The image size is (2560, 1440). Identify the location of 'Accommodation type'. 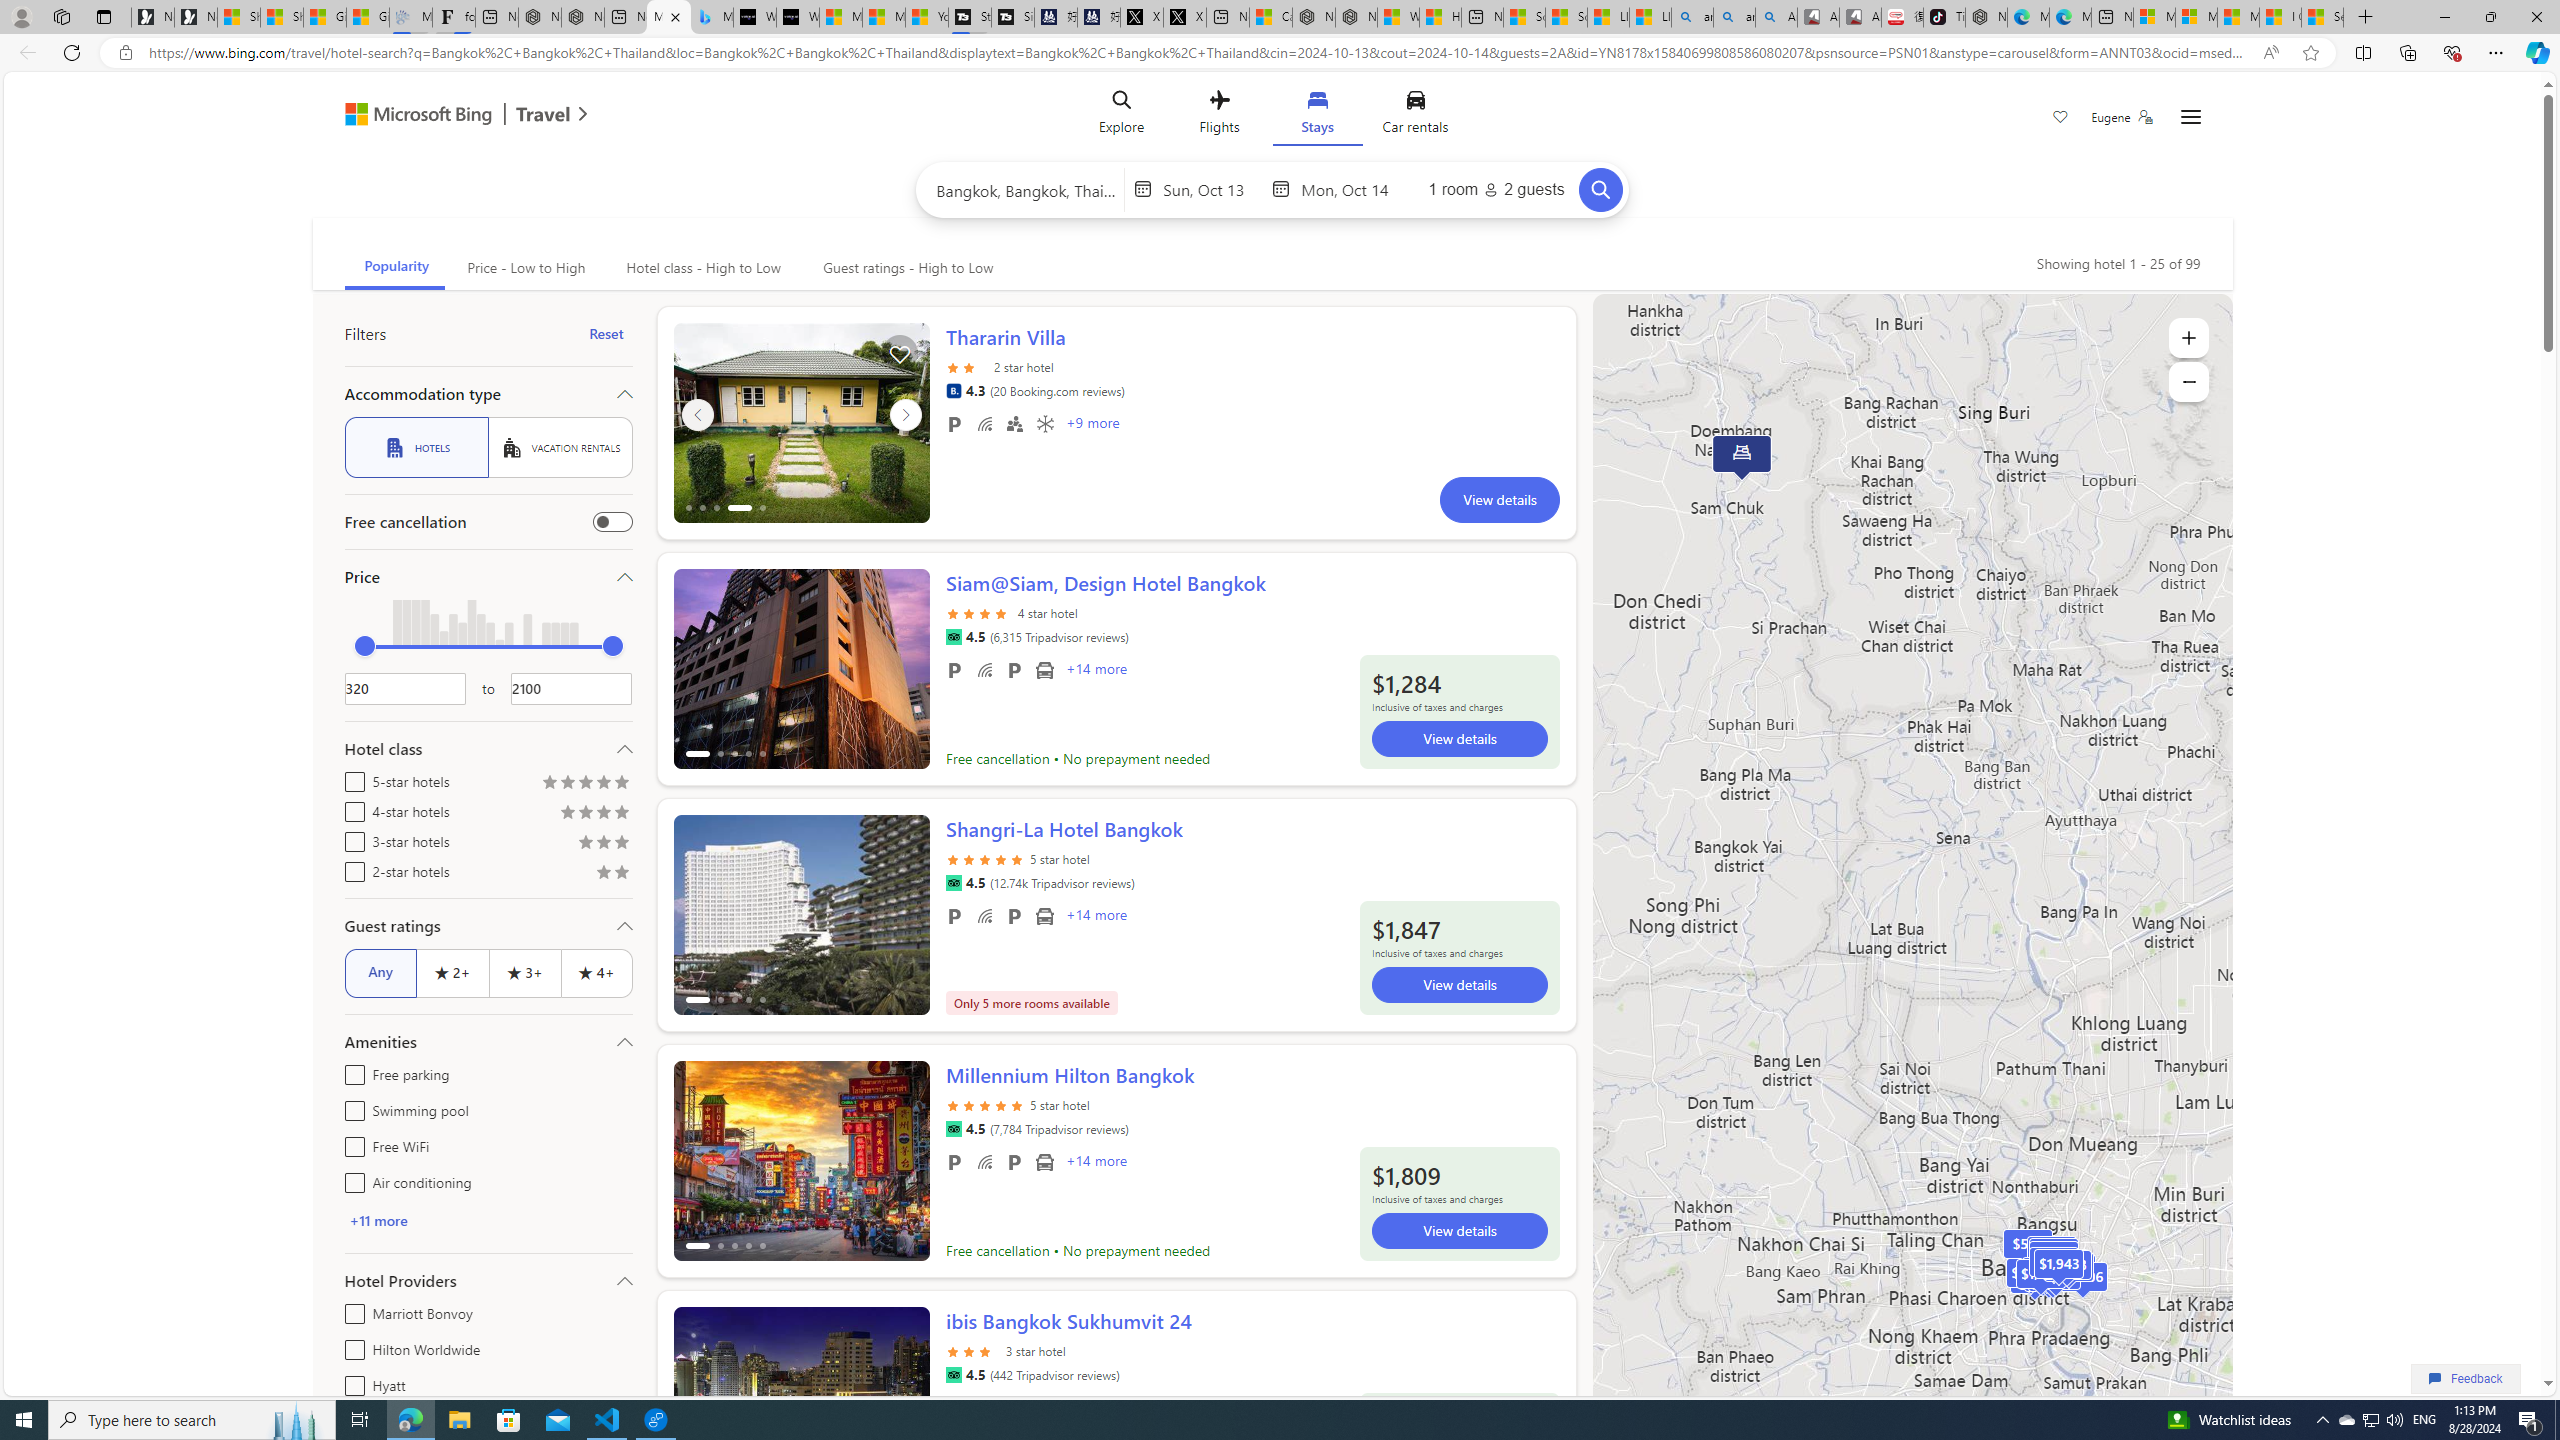
(486, 392).